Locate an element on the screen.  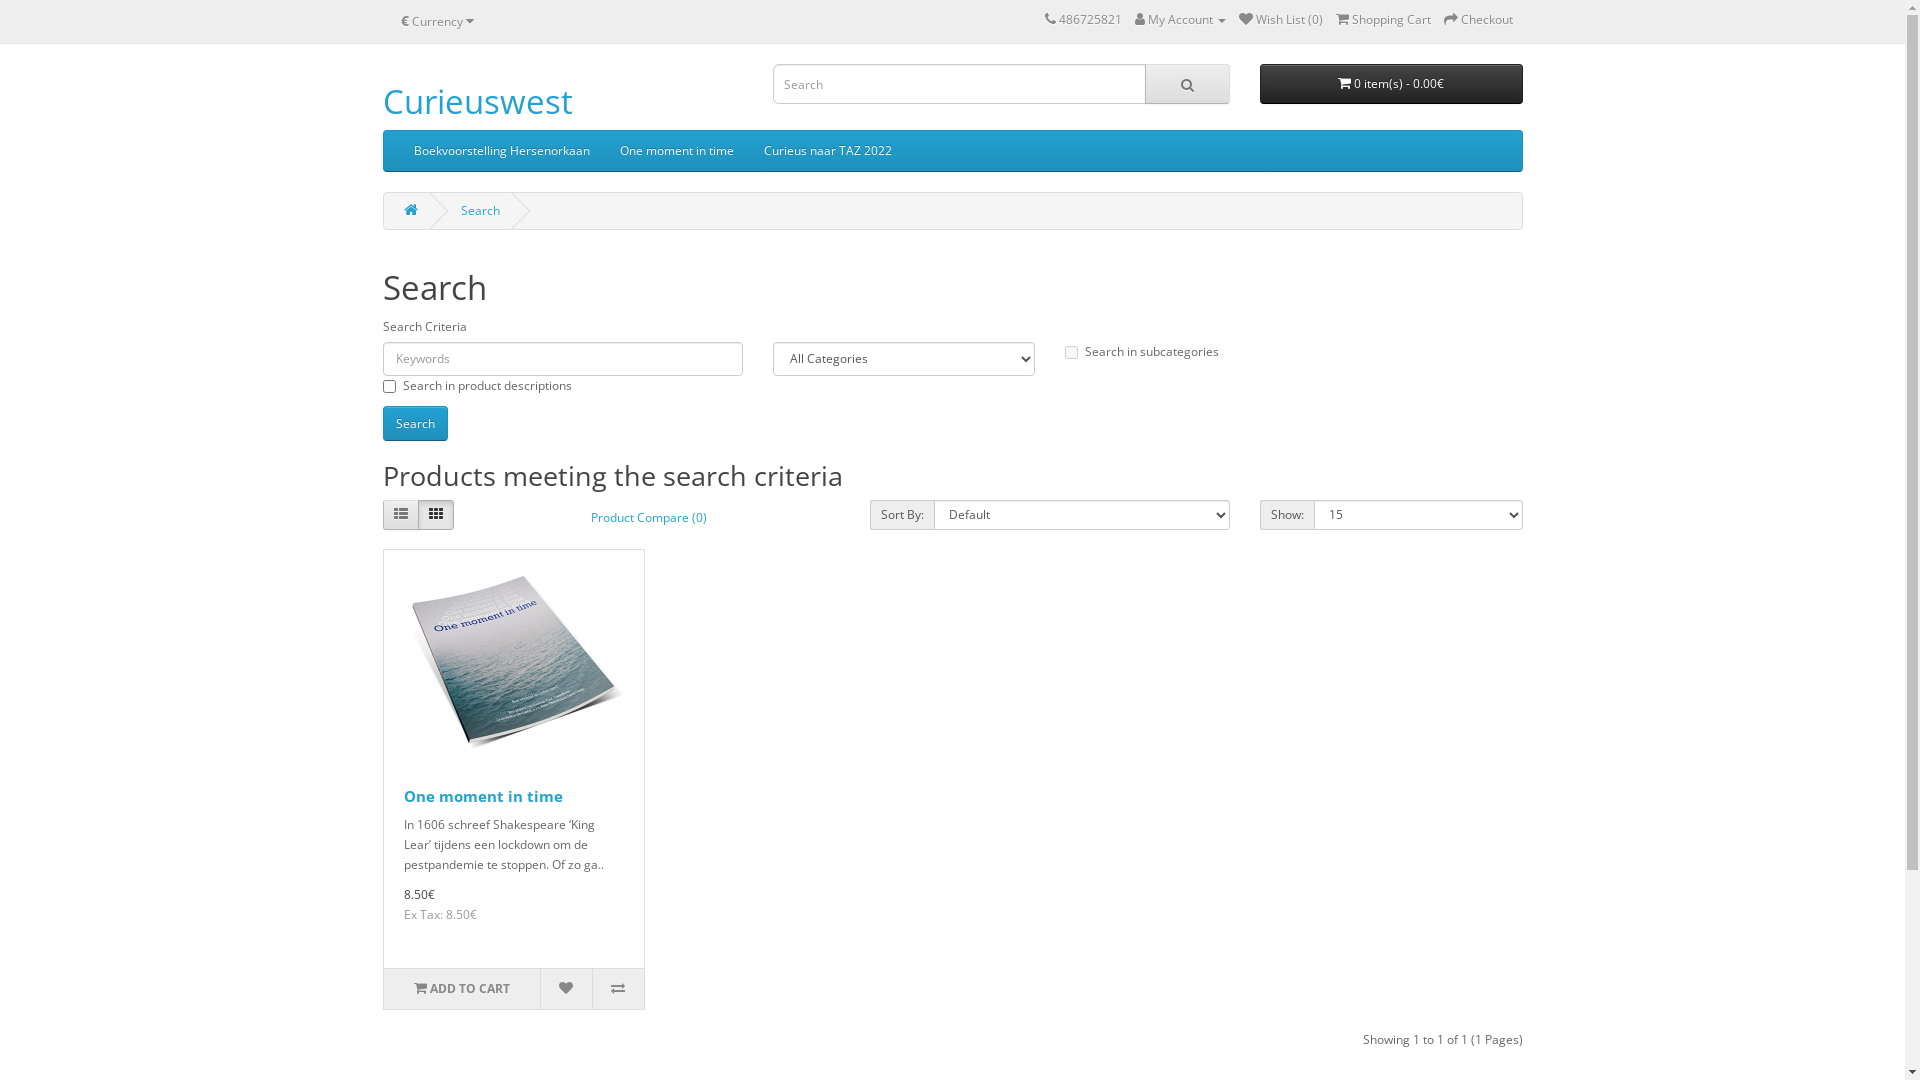
'Shopping Cart' is located at coordinates (1382, 19).